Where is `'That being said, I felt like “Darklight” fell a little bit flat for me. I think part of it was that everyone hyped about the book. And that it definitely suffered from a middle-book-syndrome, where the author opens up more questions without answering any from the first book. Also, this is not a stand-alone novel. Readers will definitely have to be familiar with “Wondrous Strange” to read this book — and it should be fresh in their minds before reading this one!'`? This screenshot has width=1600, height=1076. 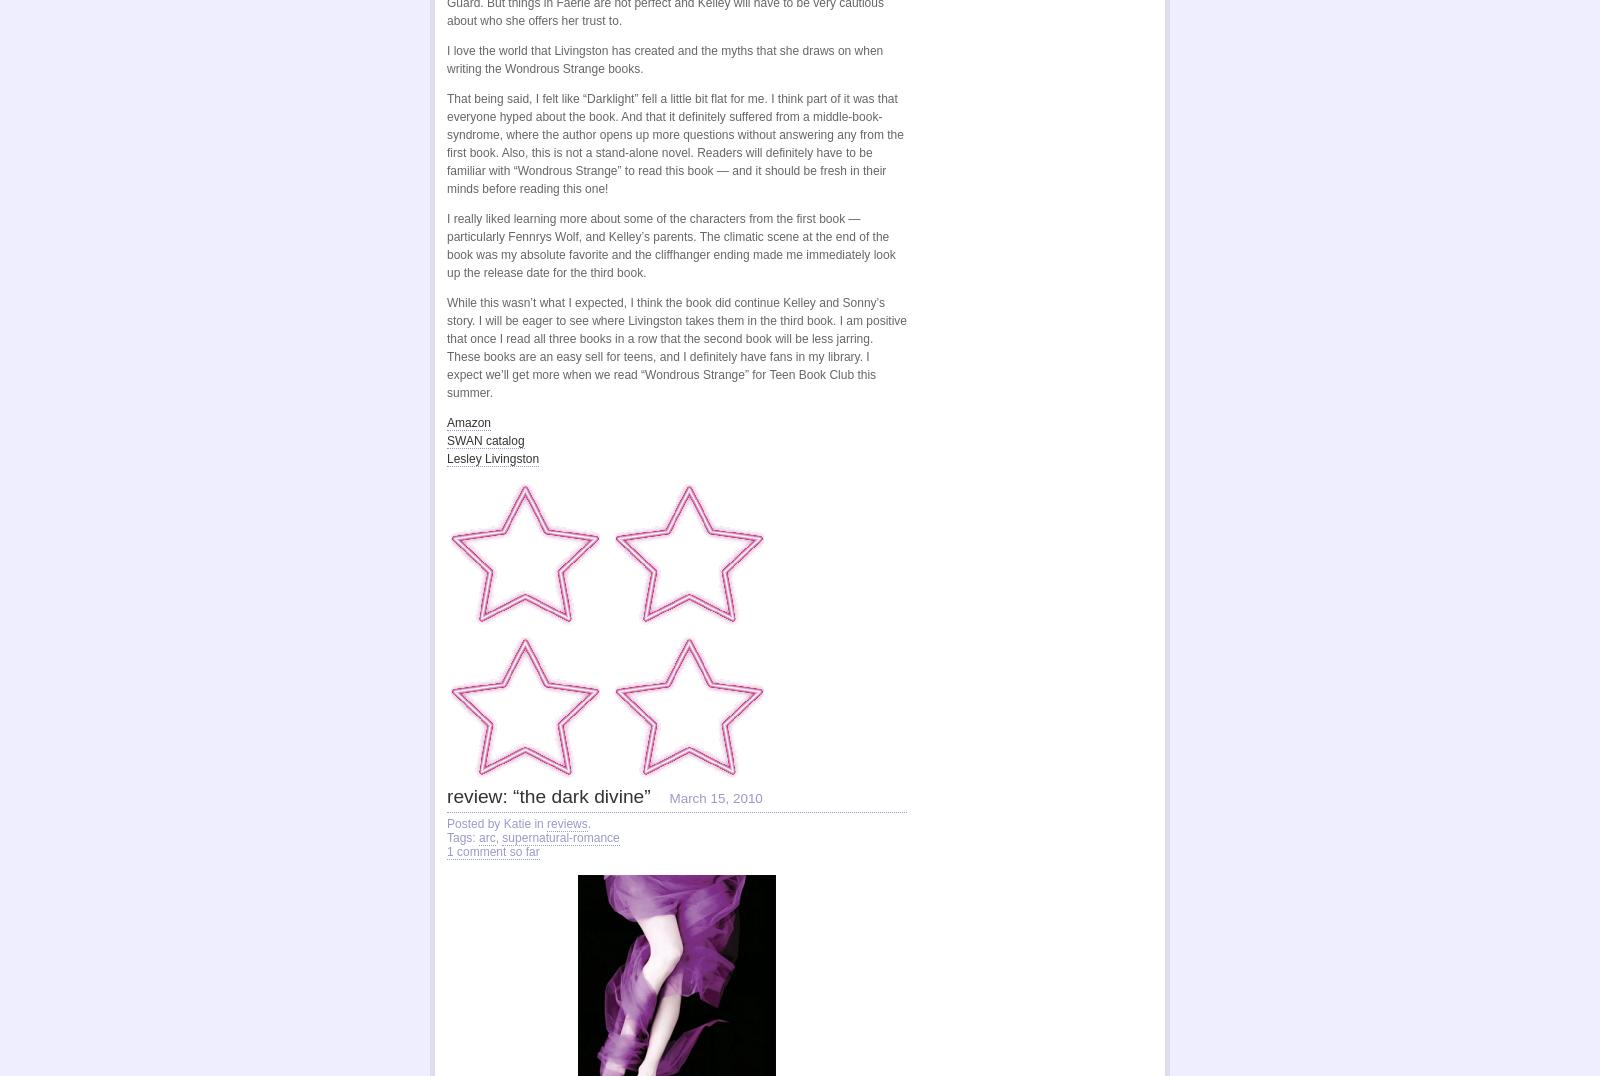 'That being said, I felt like “Darklight” fell a little bit flat for me. I think part of it was that everyone hyped about the book. And that it definitely suffered from a middle-book-syndrome, where the author opens up more questions without answering any from the first book. Also, this is not a stand-alone novel. Readers will definitely have to be familiar with “Wondrous Strange” to read this book — and it should be fresh in their minds before reading this one!' is located at coordinates (675, 143).